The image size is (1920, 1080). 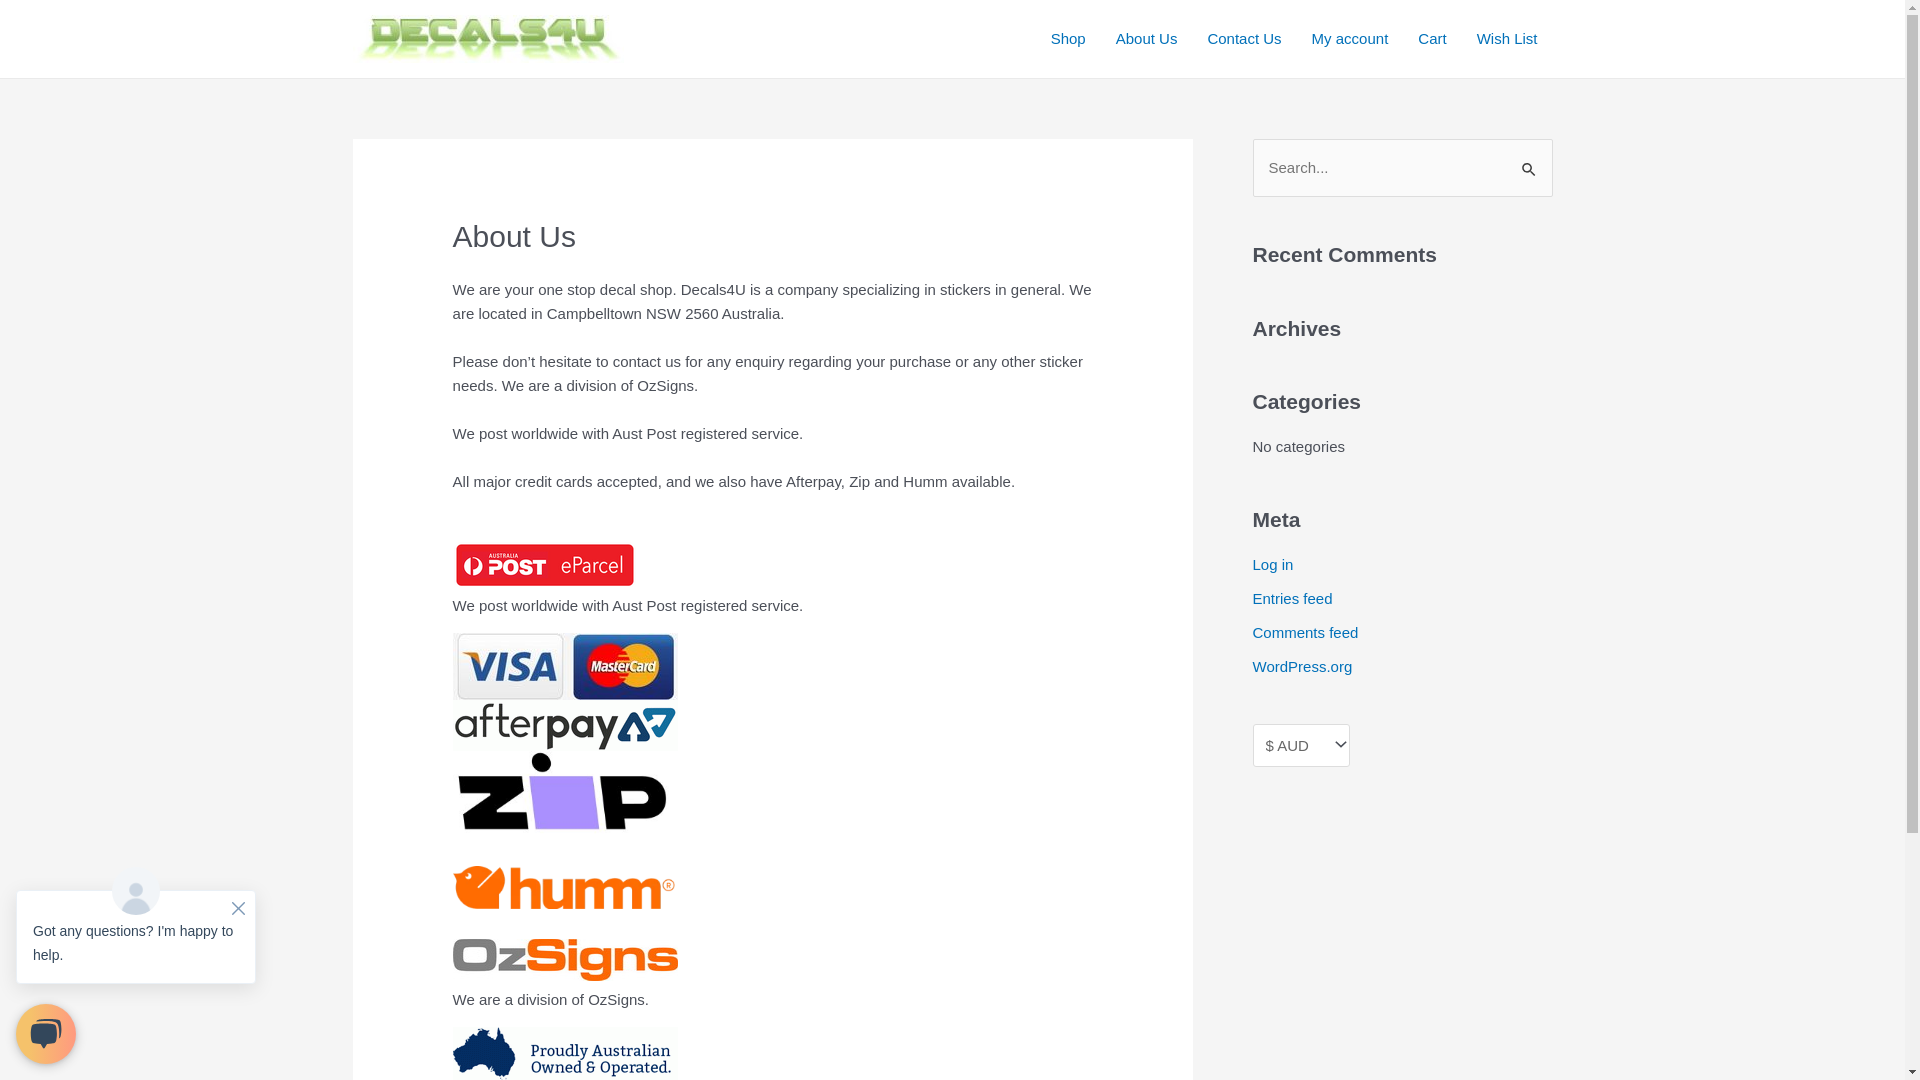 I want to click on 'Search', so click(x=1529, y=158).